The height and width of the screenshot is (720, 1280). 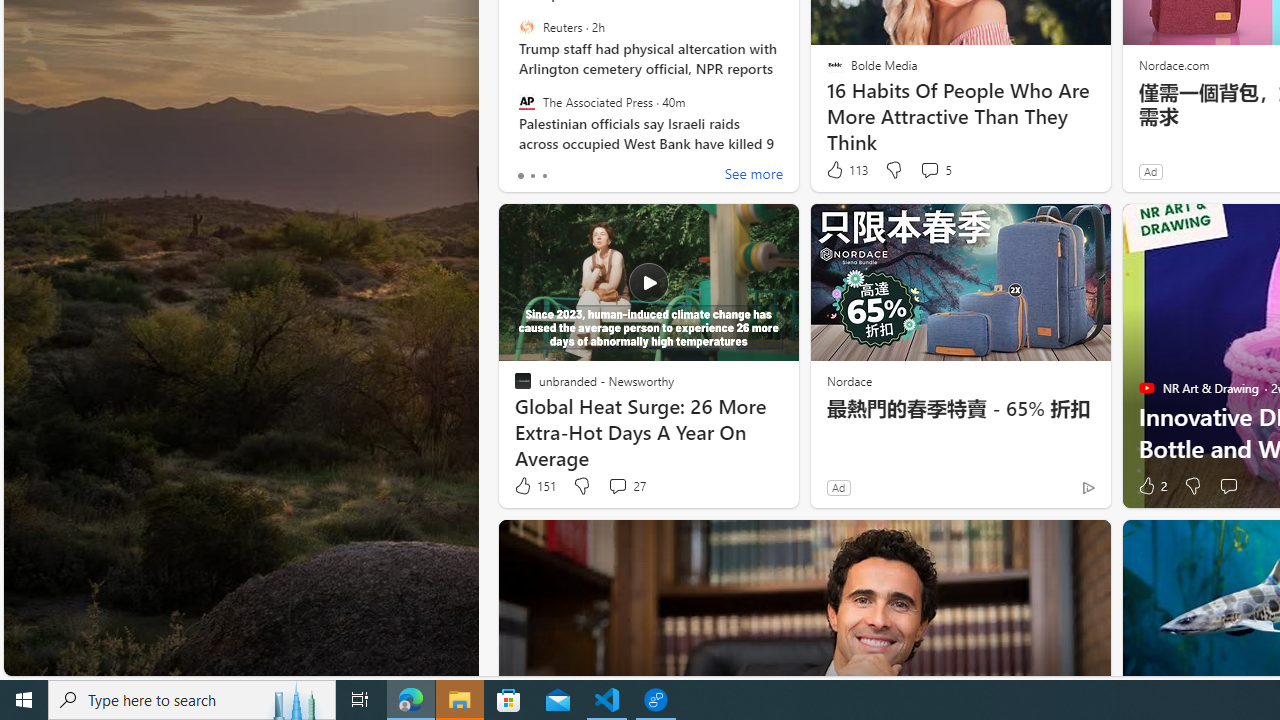 I want to click on '151 Like', so click(x=534, y=486).